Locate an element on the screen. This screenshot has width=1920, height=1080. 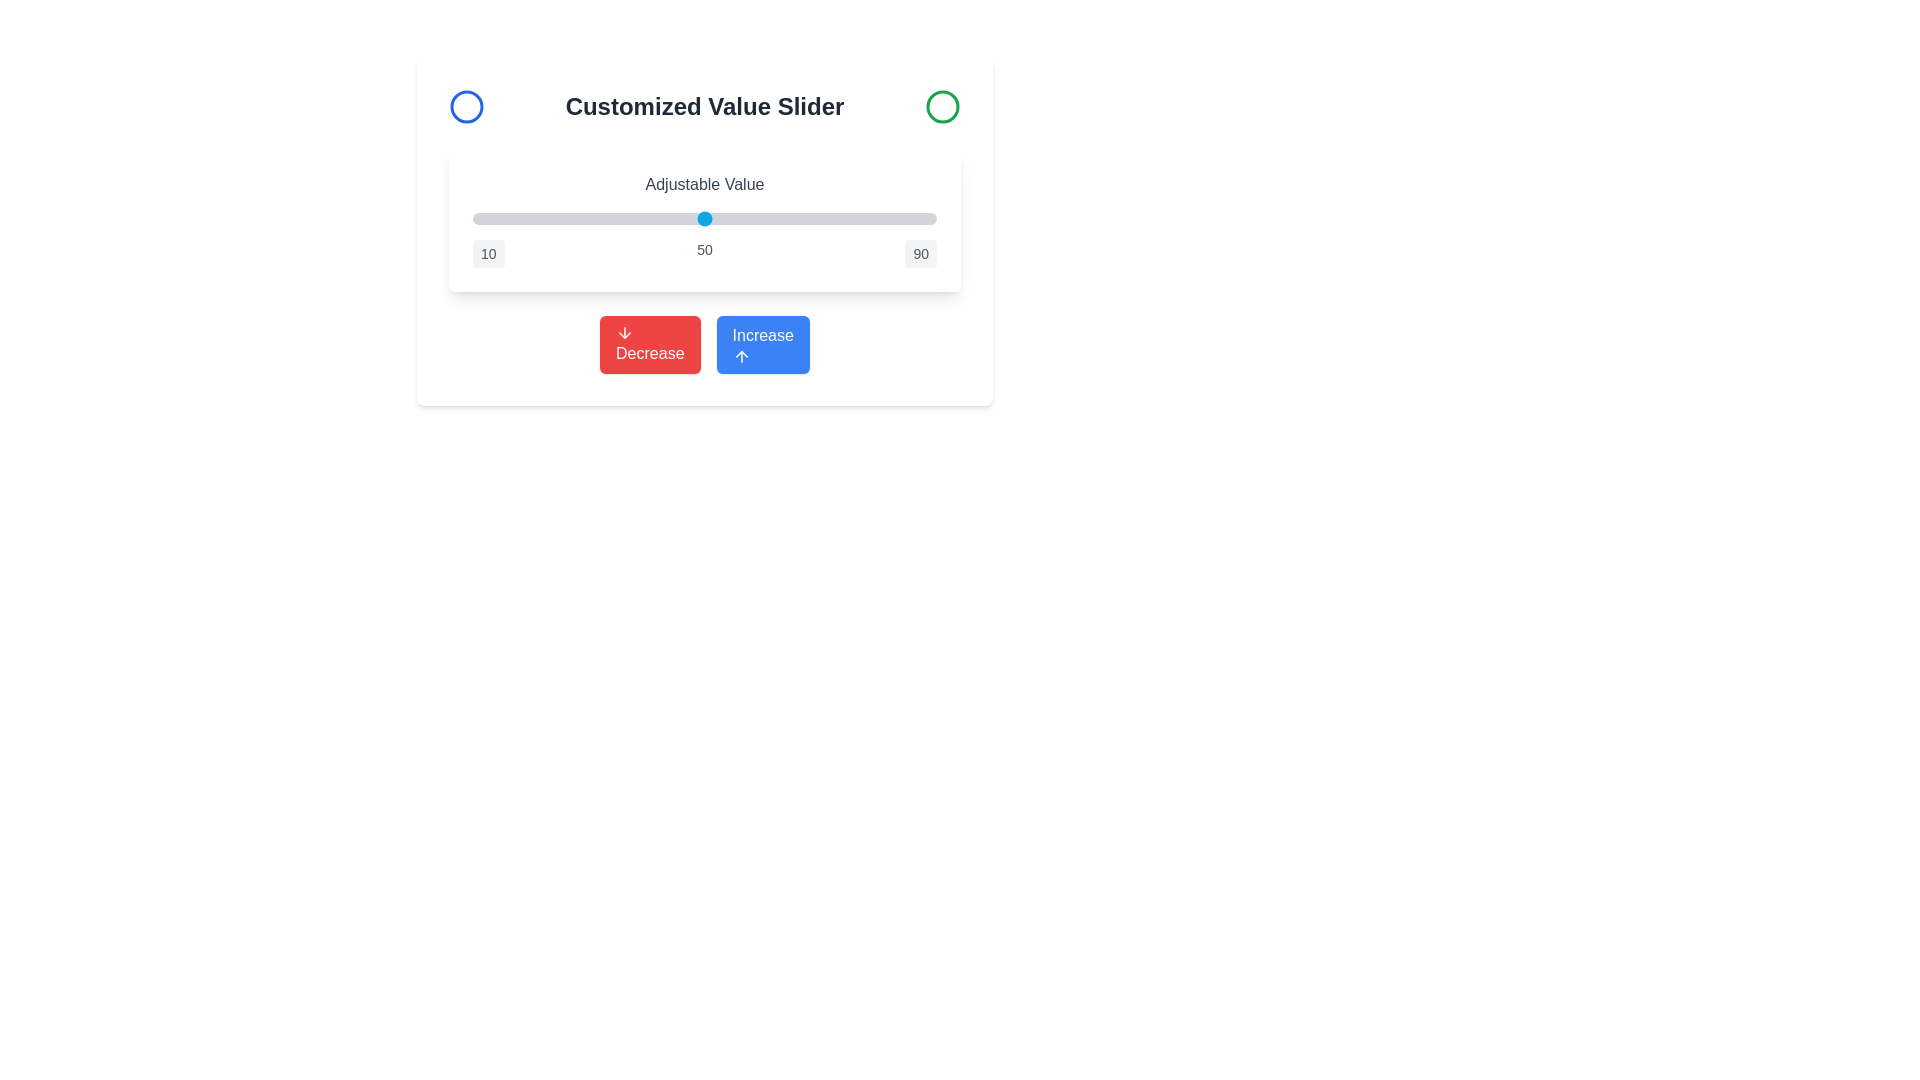
the knob of the Seekbar or Range Slider labeled 'Adjustable Value' is located at coordinates (705, 219).